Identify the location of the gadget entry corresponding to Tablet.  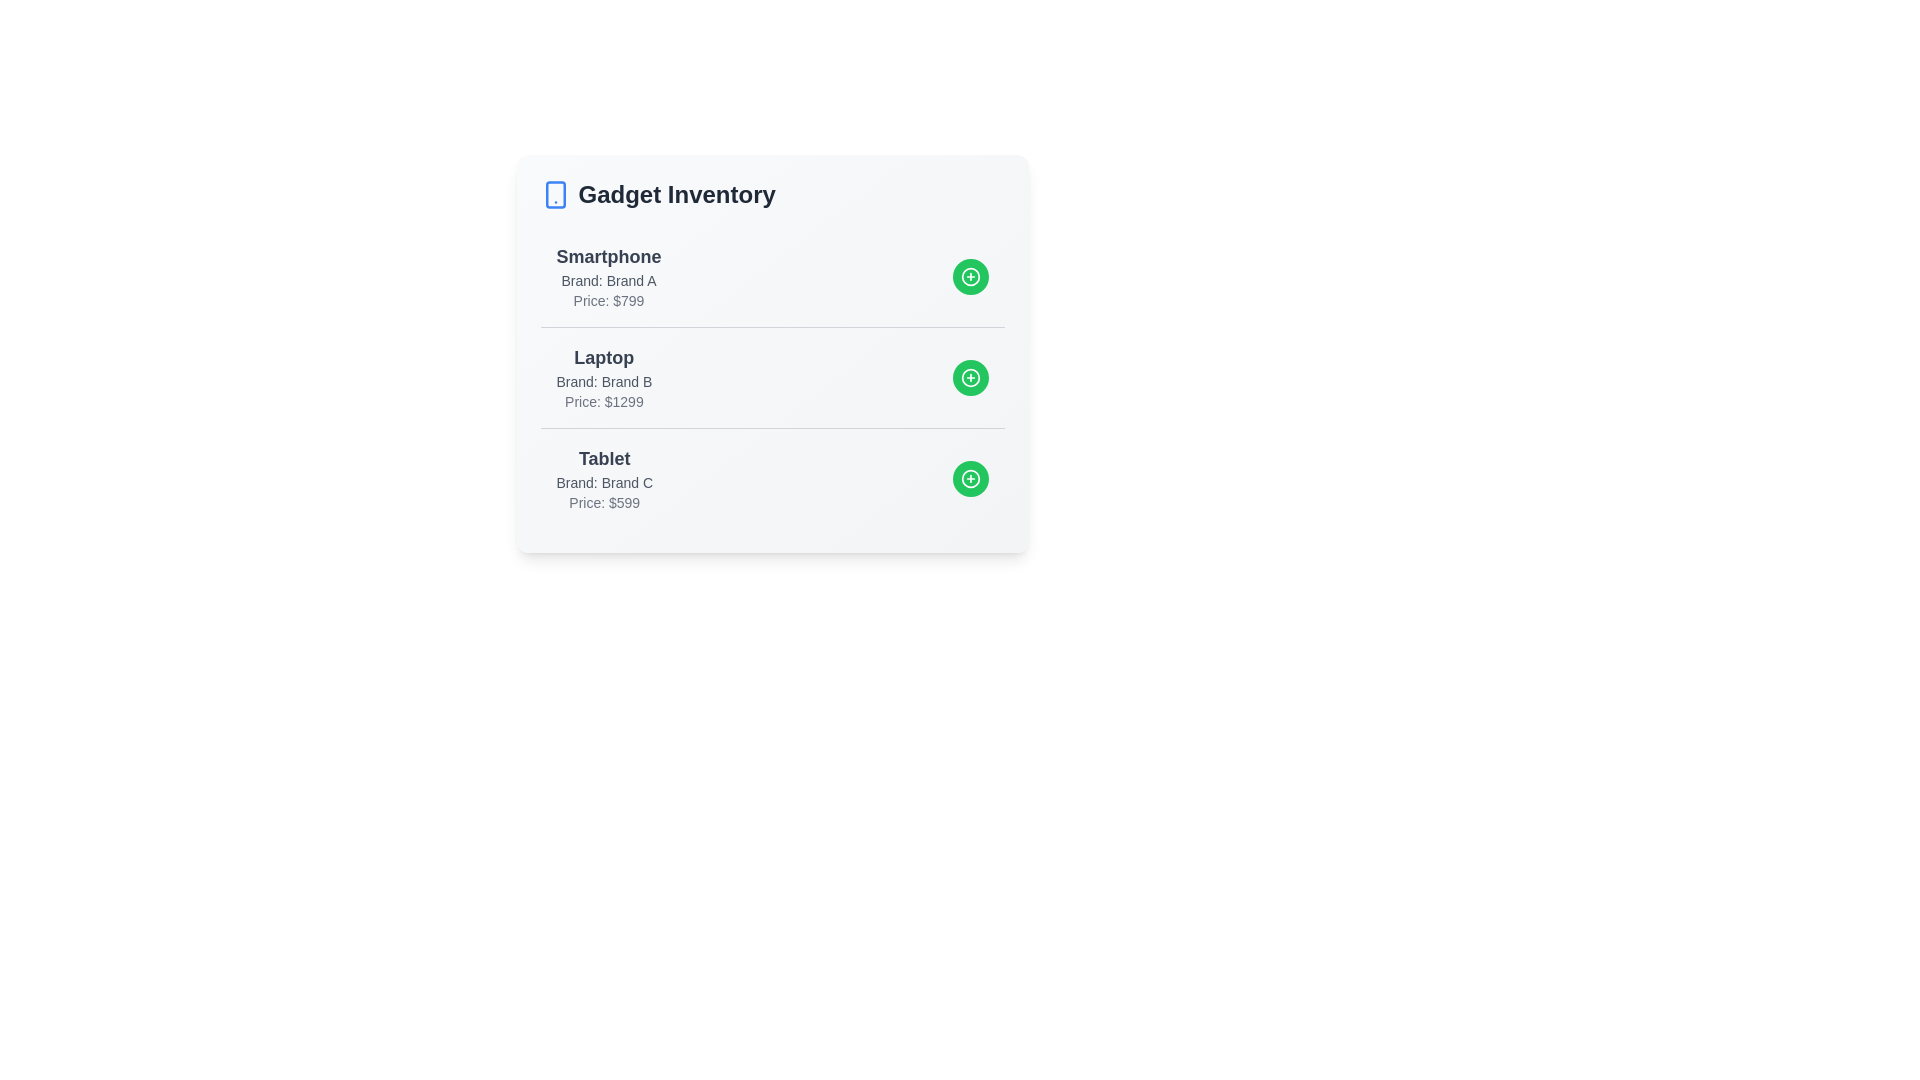
(771, 478).